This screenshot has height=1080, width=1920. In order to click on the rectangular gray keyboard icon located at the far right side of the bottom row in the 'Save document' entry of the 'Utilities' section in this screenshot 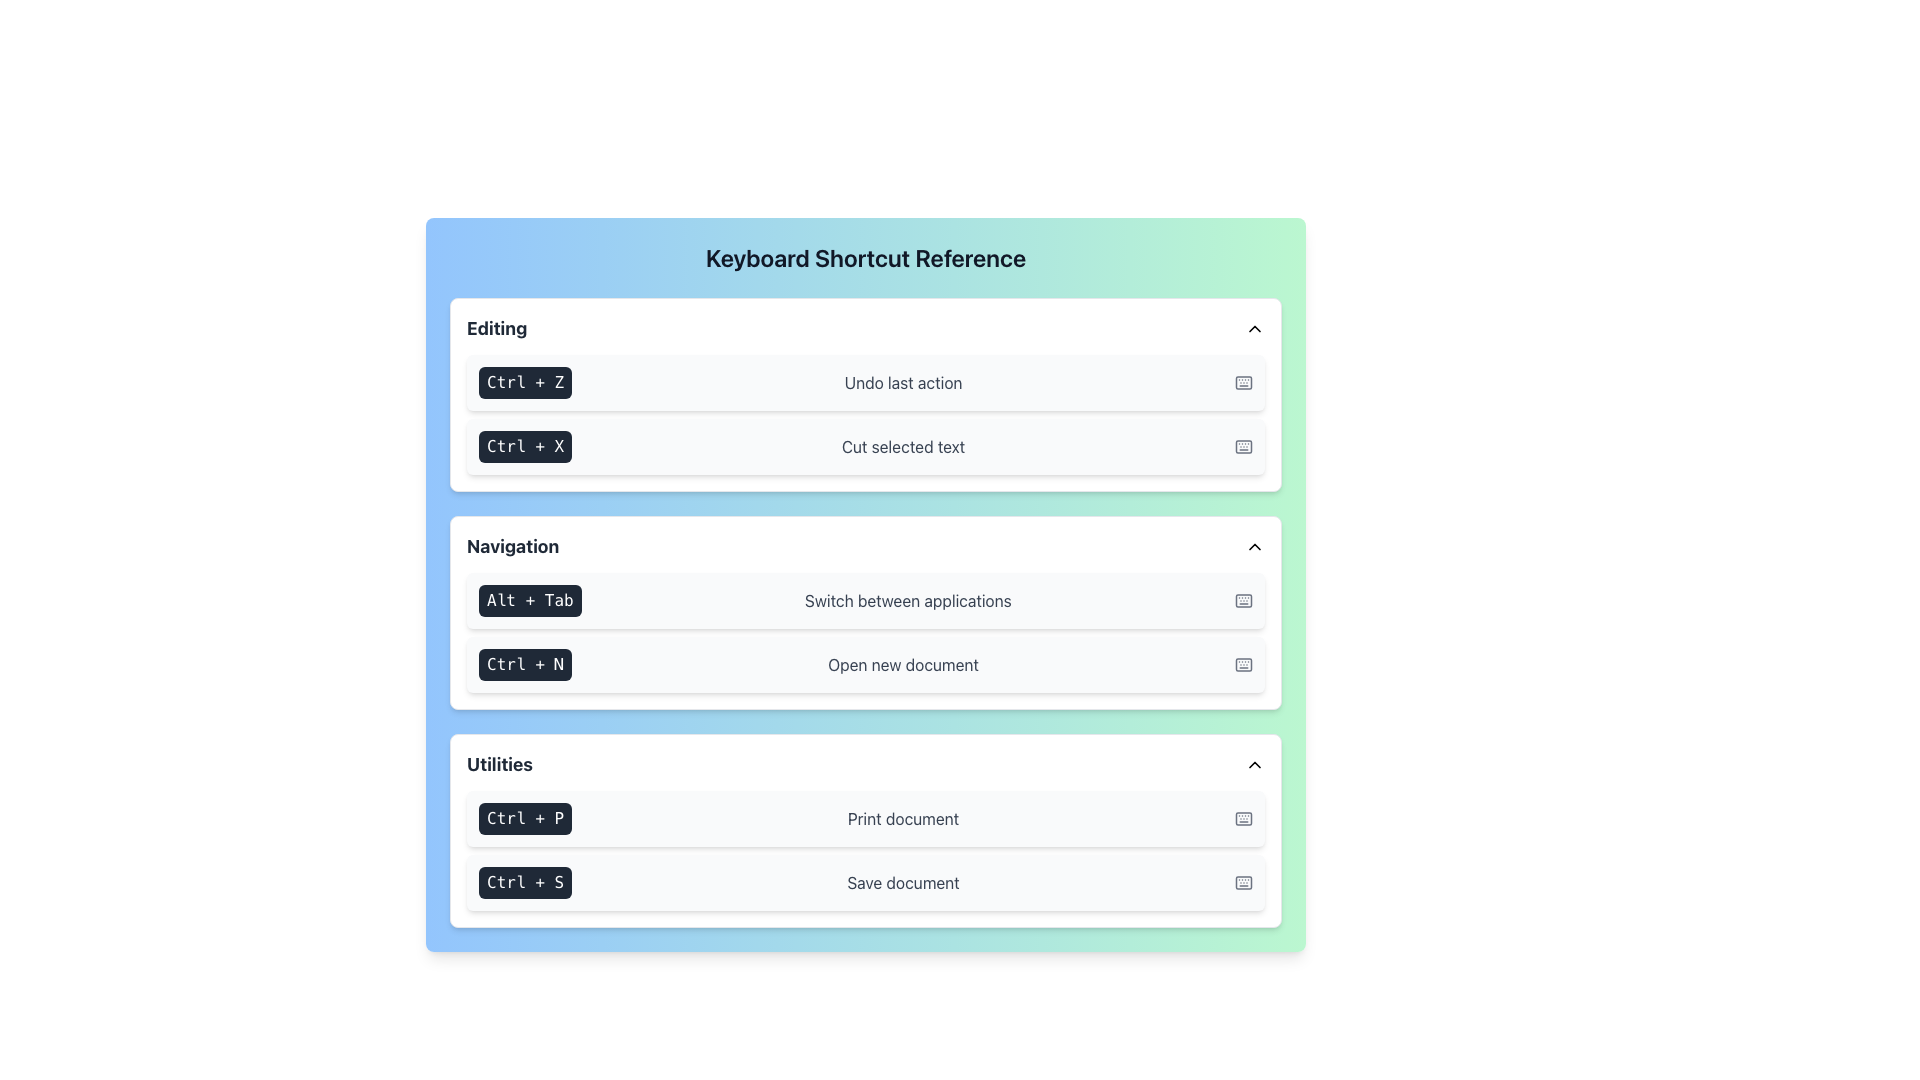, I will do `click(1242, 882)`.